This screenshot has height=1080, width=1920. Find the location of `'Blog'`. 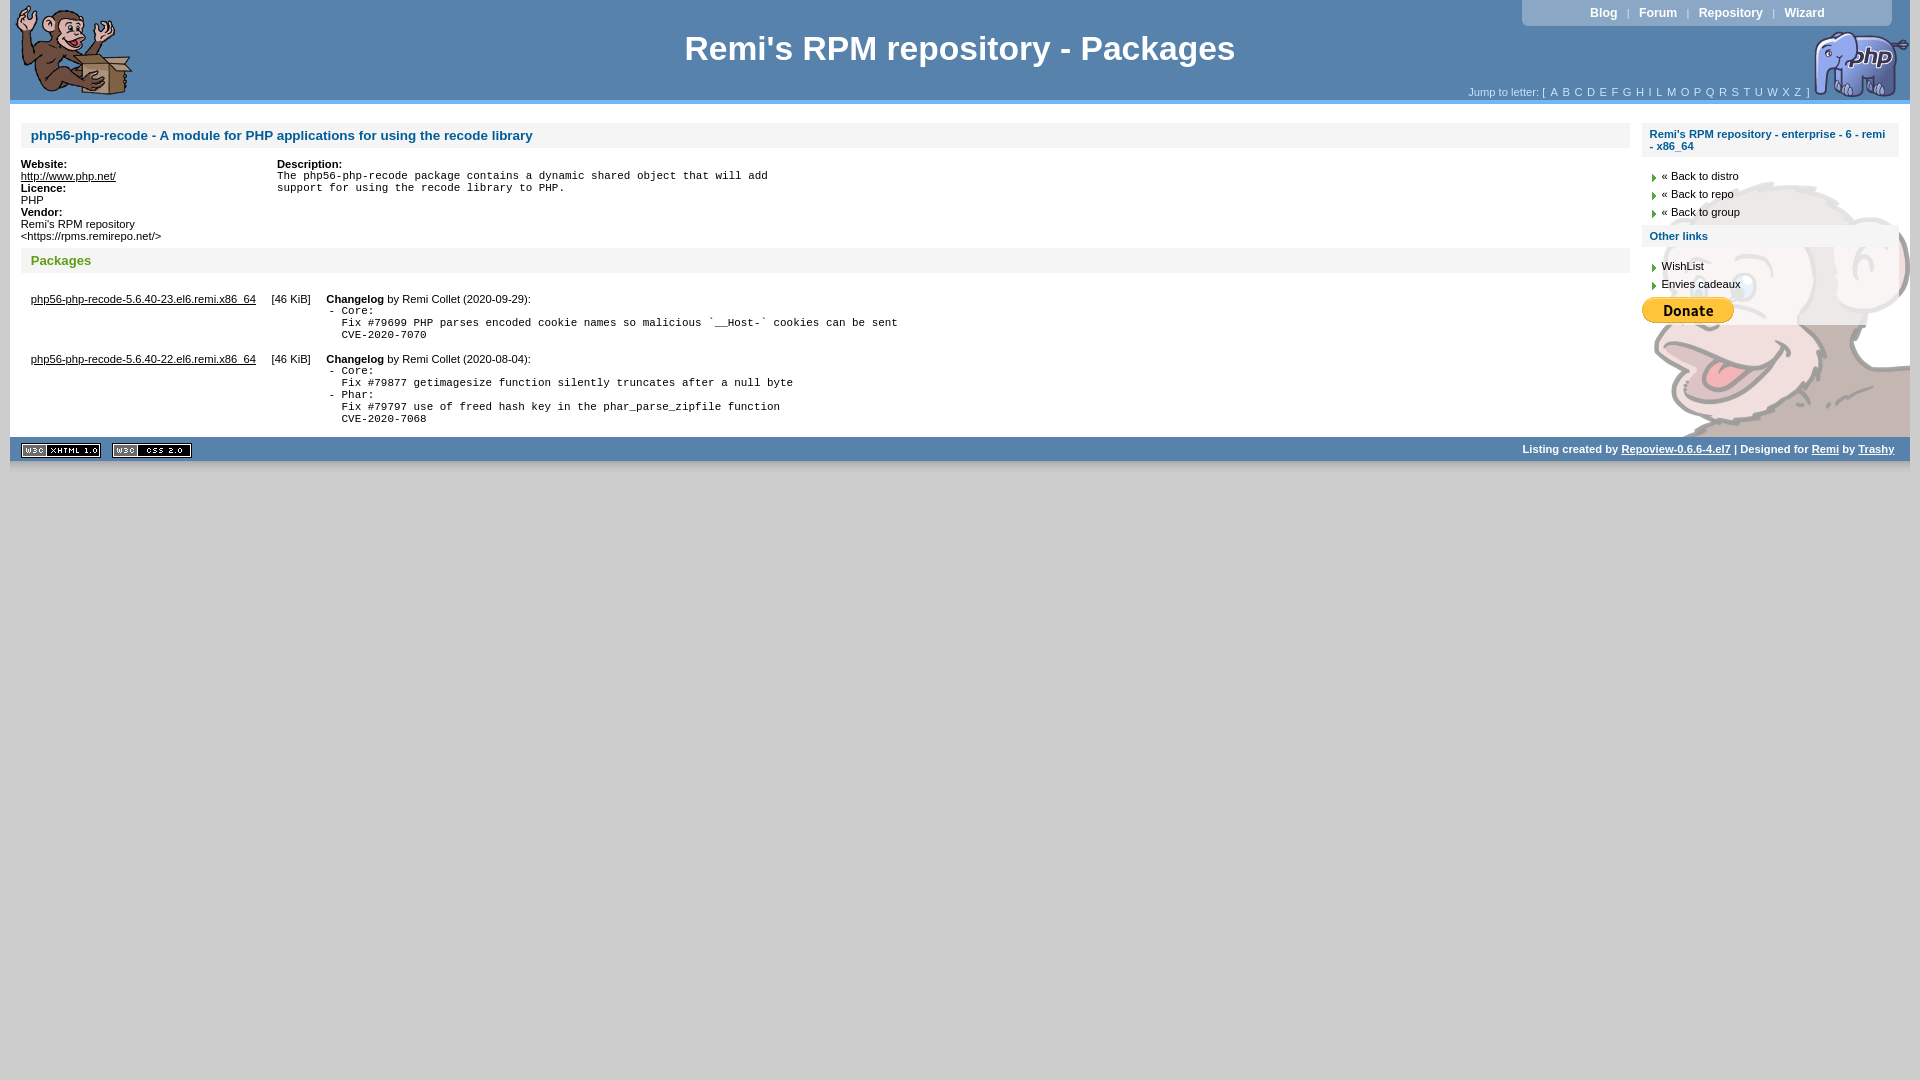

'Blog' is located at coordinates (1603, 12).